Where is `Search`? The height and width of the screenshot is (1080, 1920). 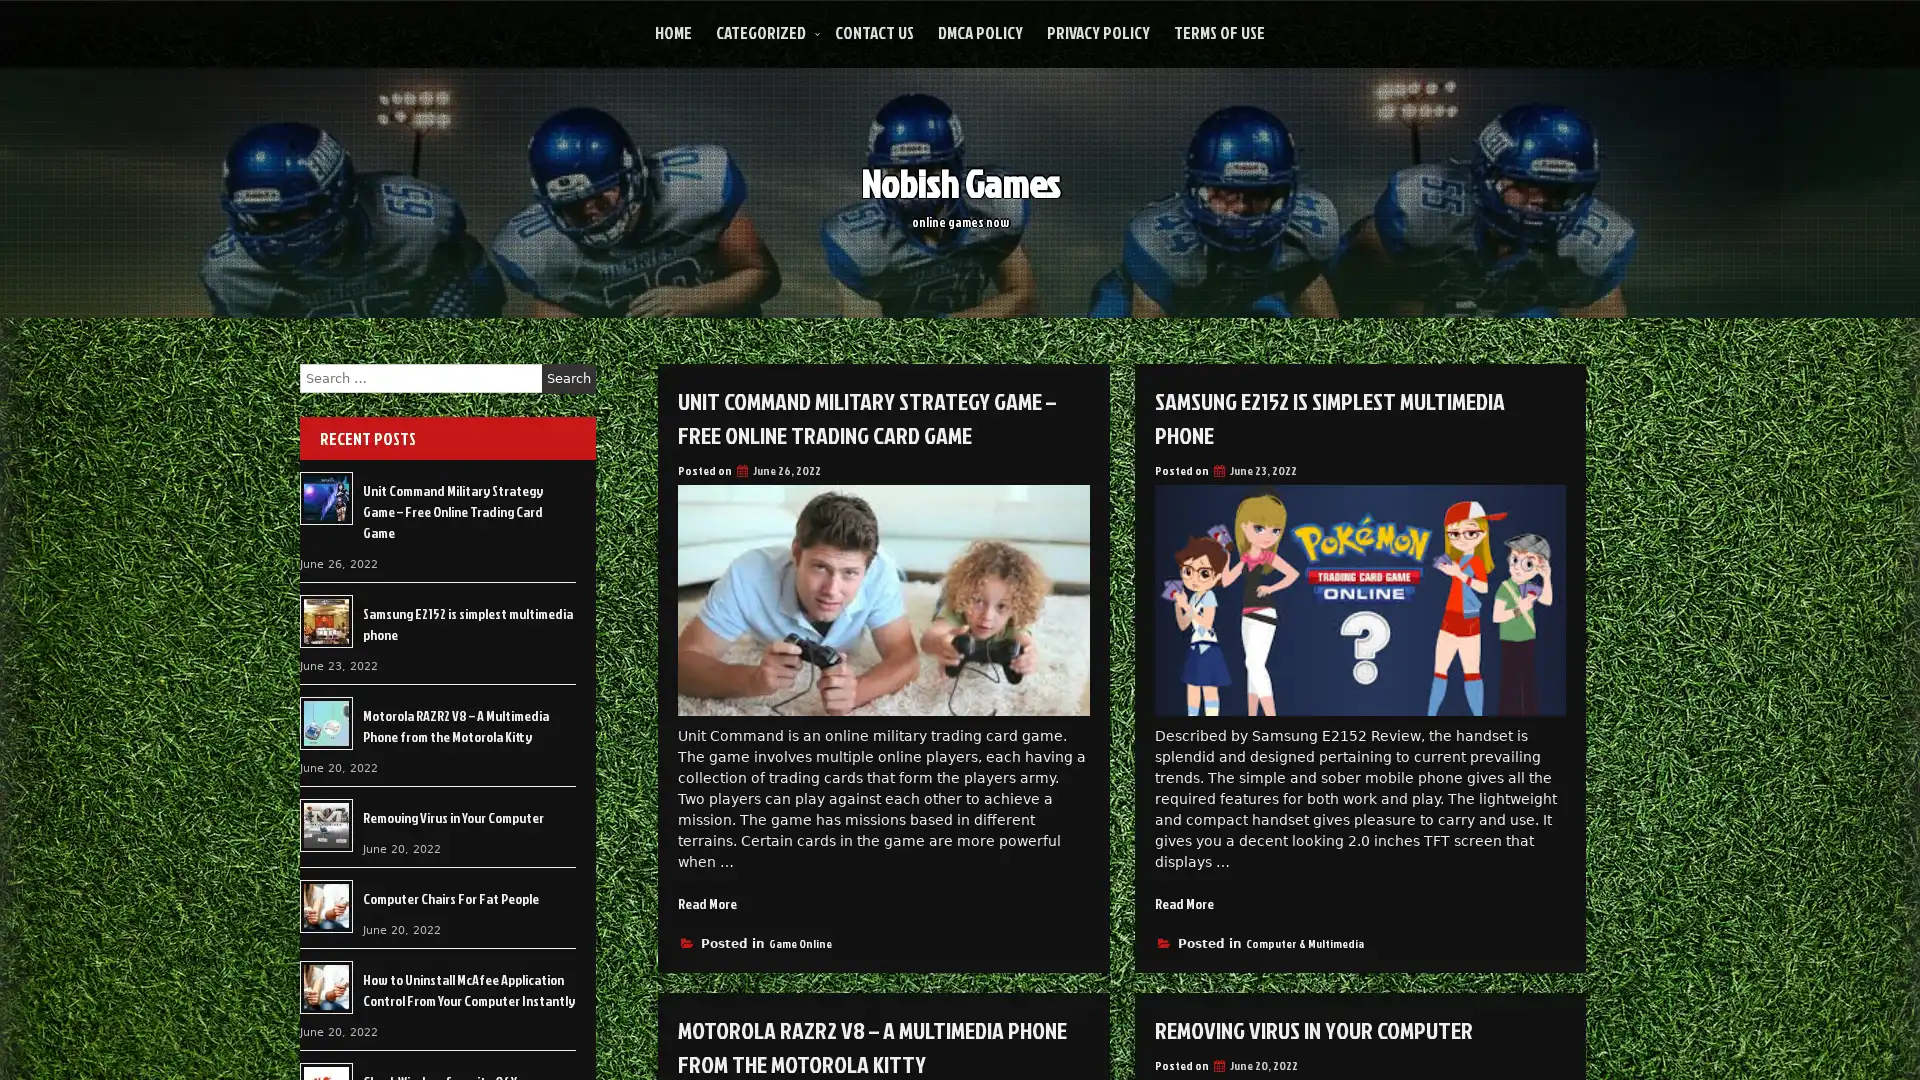
Search is located at coordinates (568, 378).